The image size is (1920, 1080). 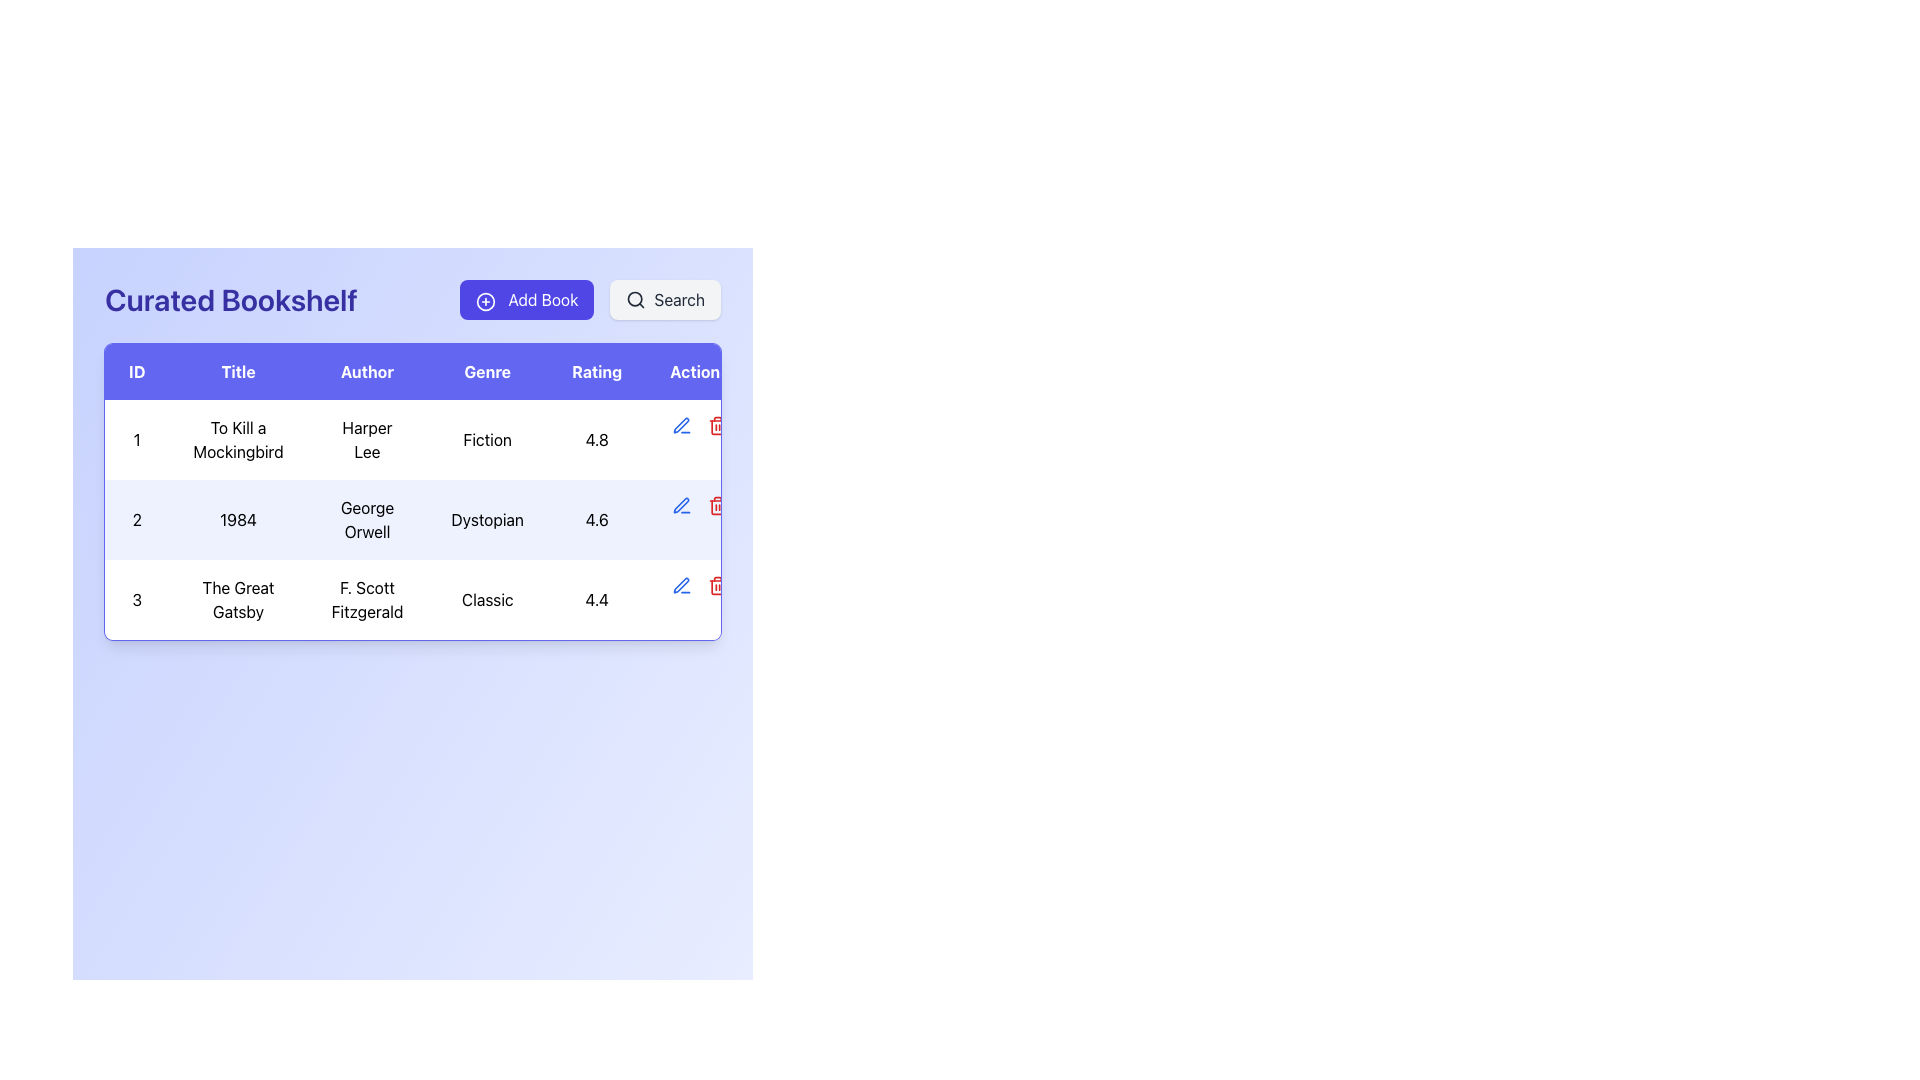 What do you see at coordinates (596, 519) in the screenshot?
I see `numerical rating displayed for the book '1984' by George Orwell in the second row of the data table under the 'Rating' column` at bounding box center [596, 519].